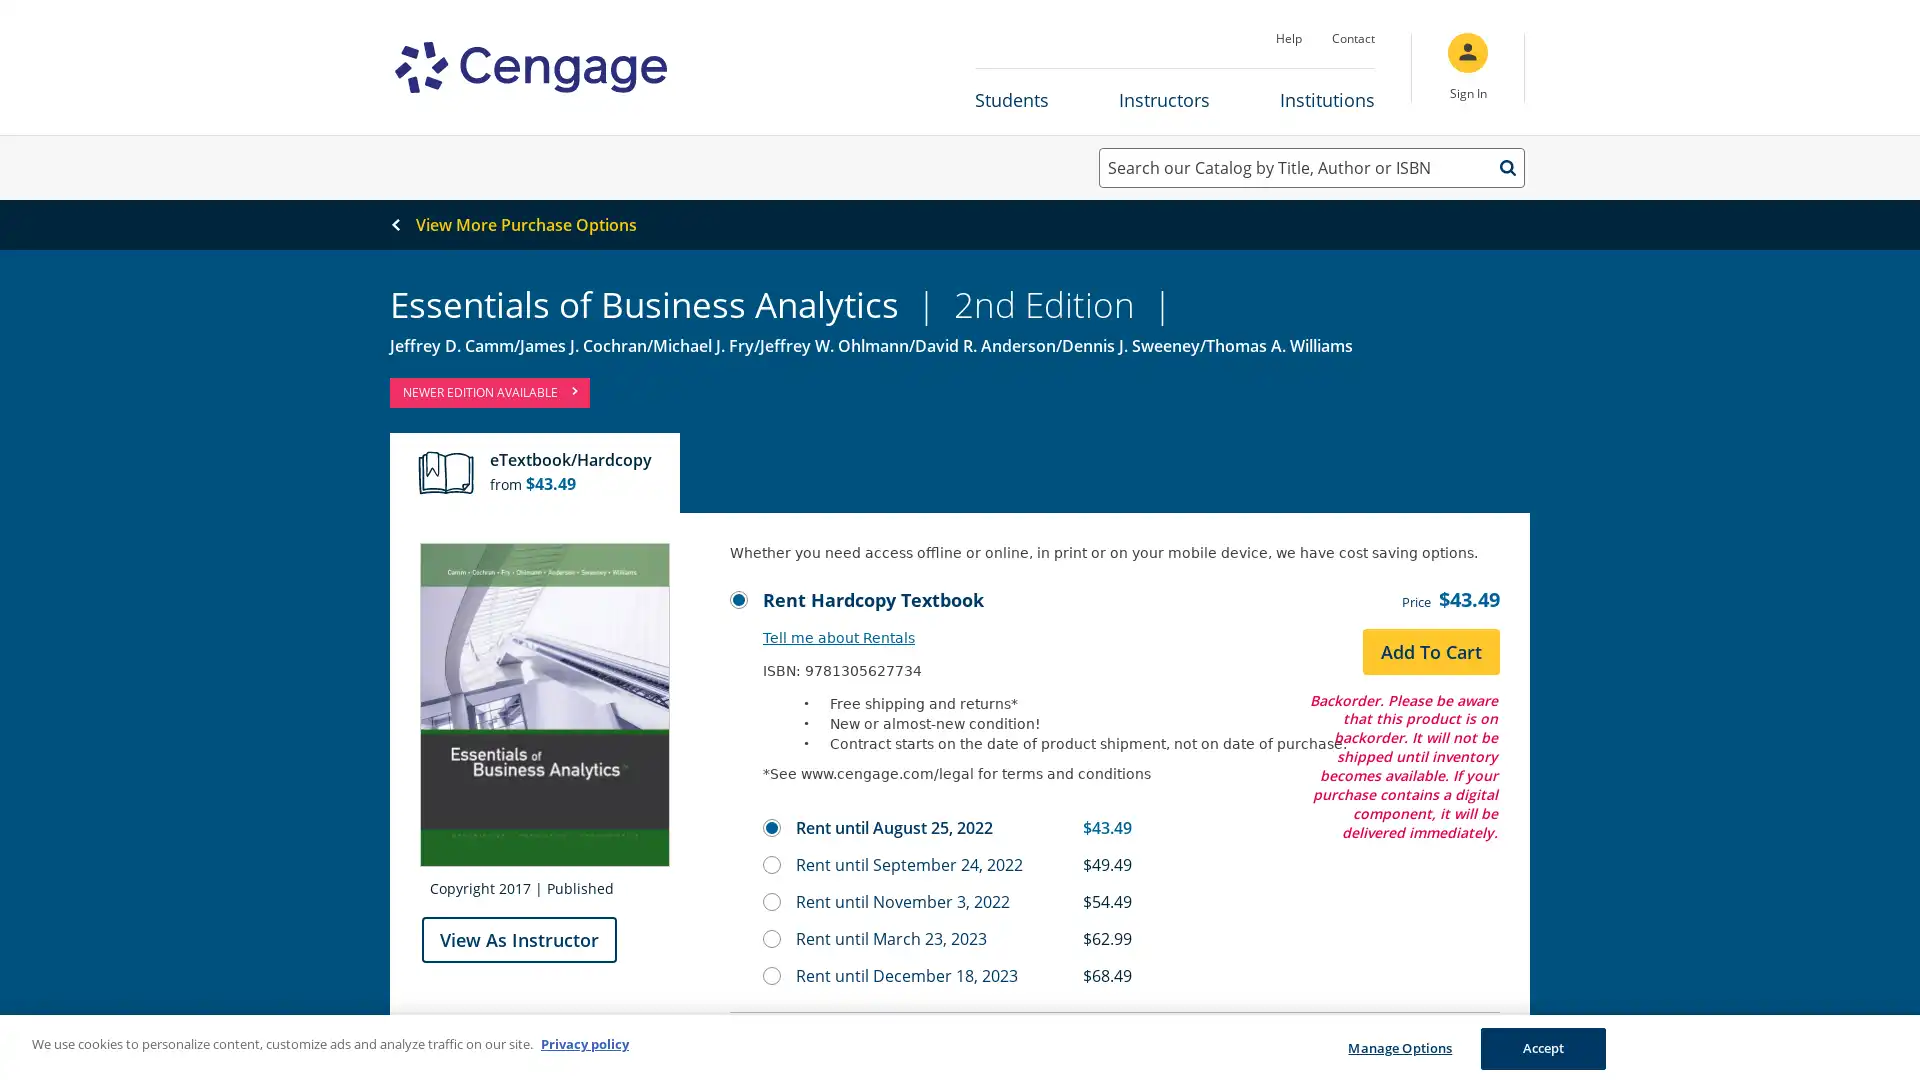 The image size is (1920, 1080). Describe the element at coordinates (1541, 1048) in the screenshot. I see `Accept` at that location.